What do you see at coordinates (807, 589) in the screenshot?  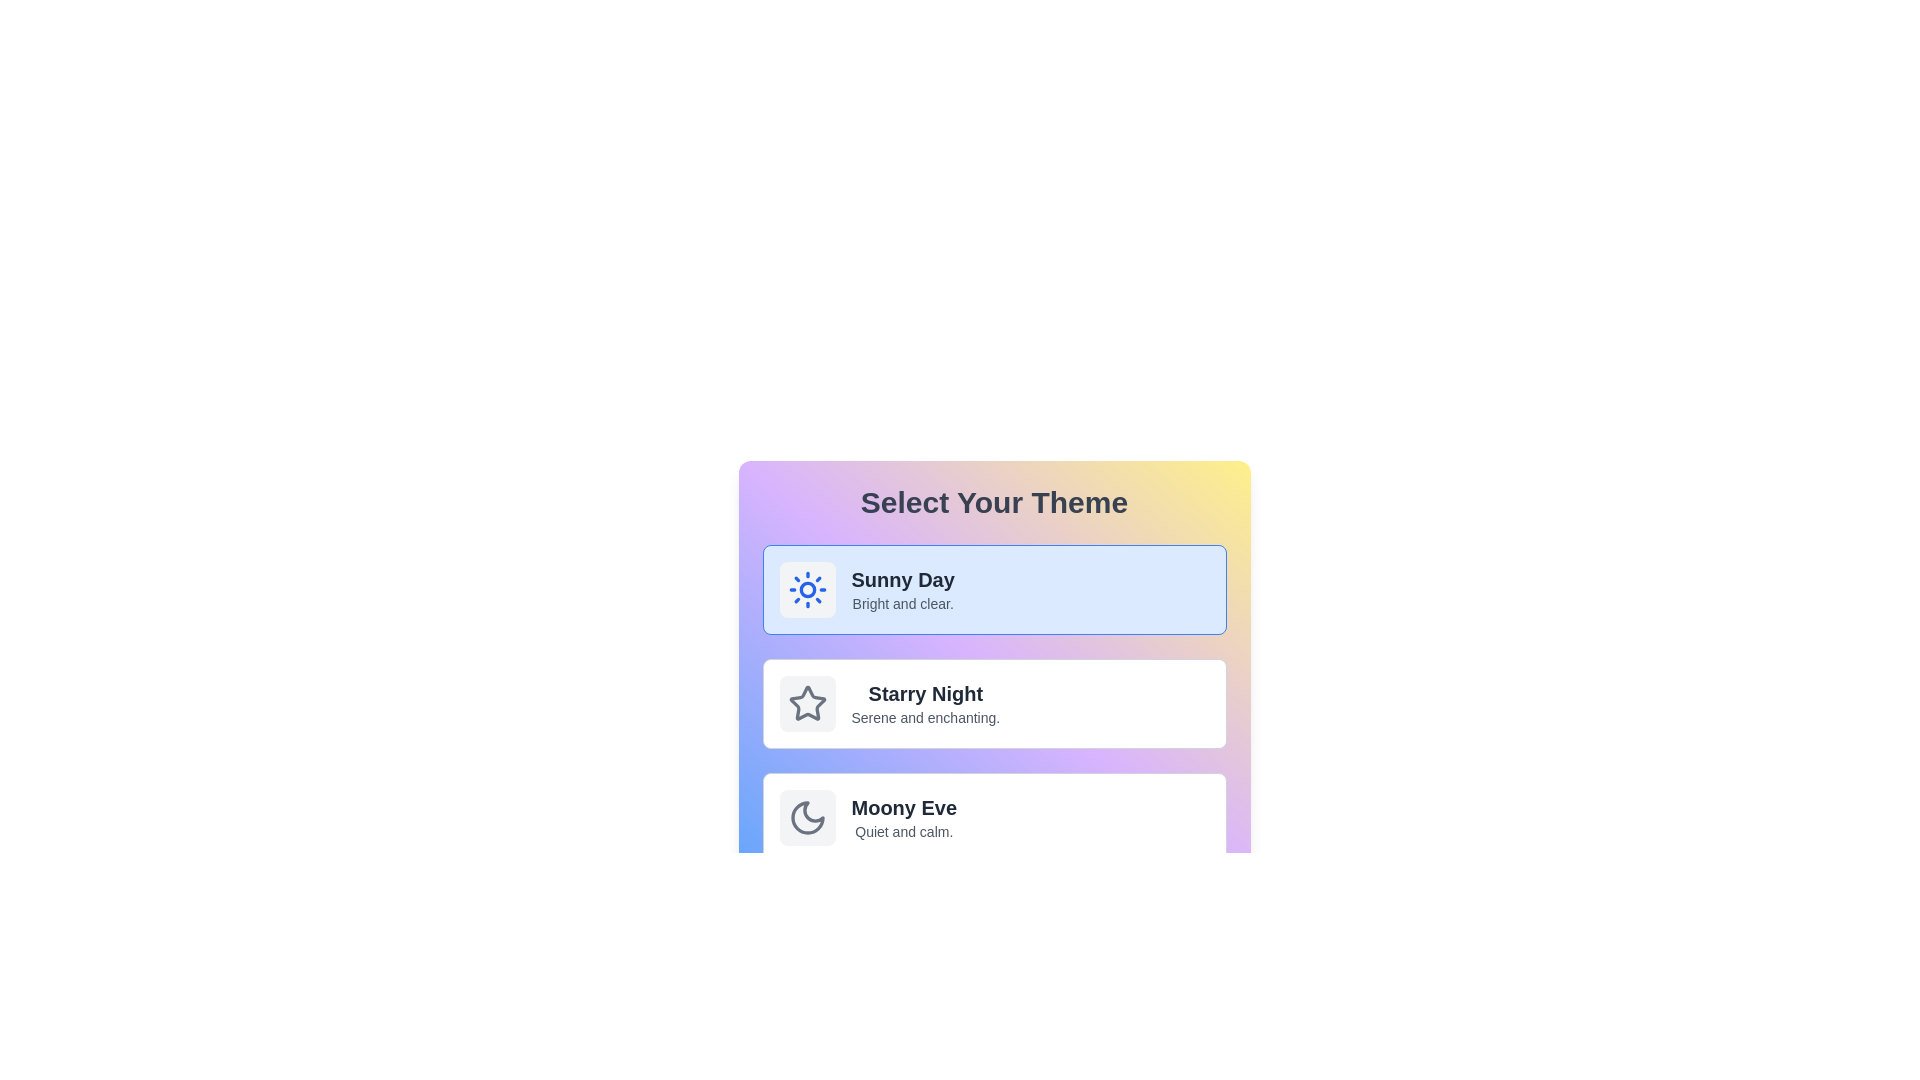 I see `the sunny theme icon, which indicates the 'Sunny Day' option and is located at the beginning of the list of themes, above the text description 'Bright and clear.'` at bounding box center [807, 589].